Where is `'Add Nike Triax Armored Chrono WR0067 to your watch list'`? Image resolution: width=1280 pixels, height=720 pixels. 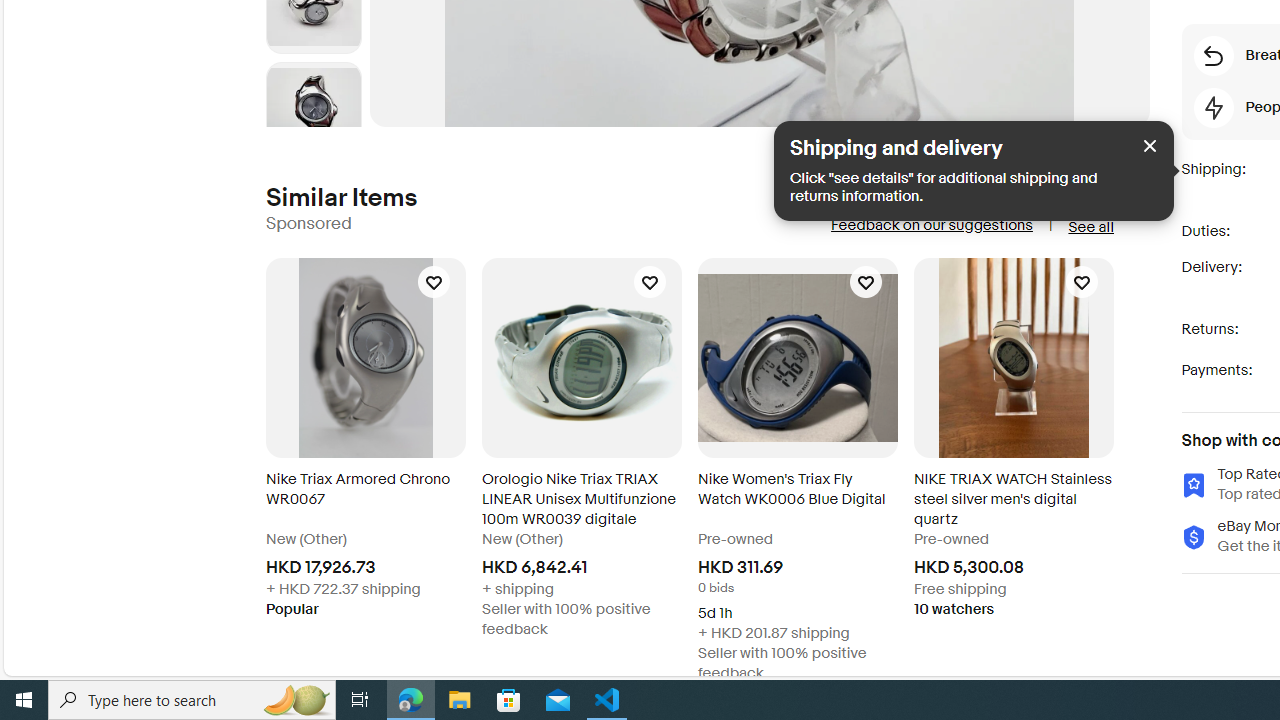
'Add Nike Triax Armored Chrono WR0067 to your watch list' is located at coordinates (432, 281).